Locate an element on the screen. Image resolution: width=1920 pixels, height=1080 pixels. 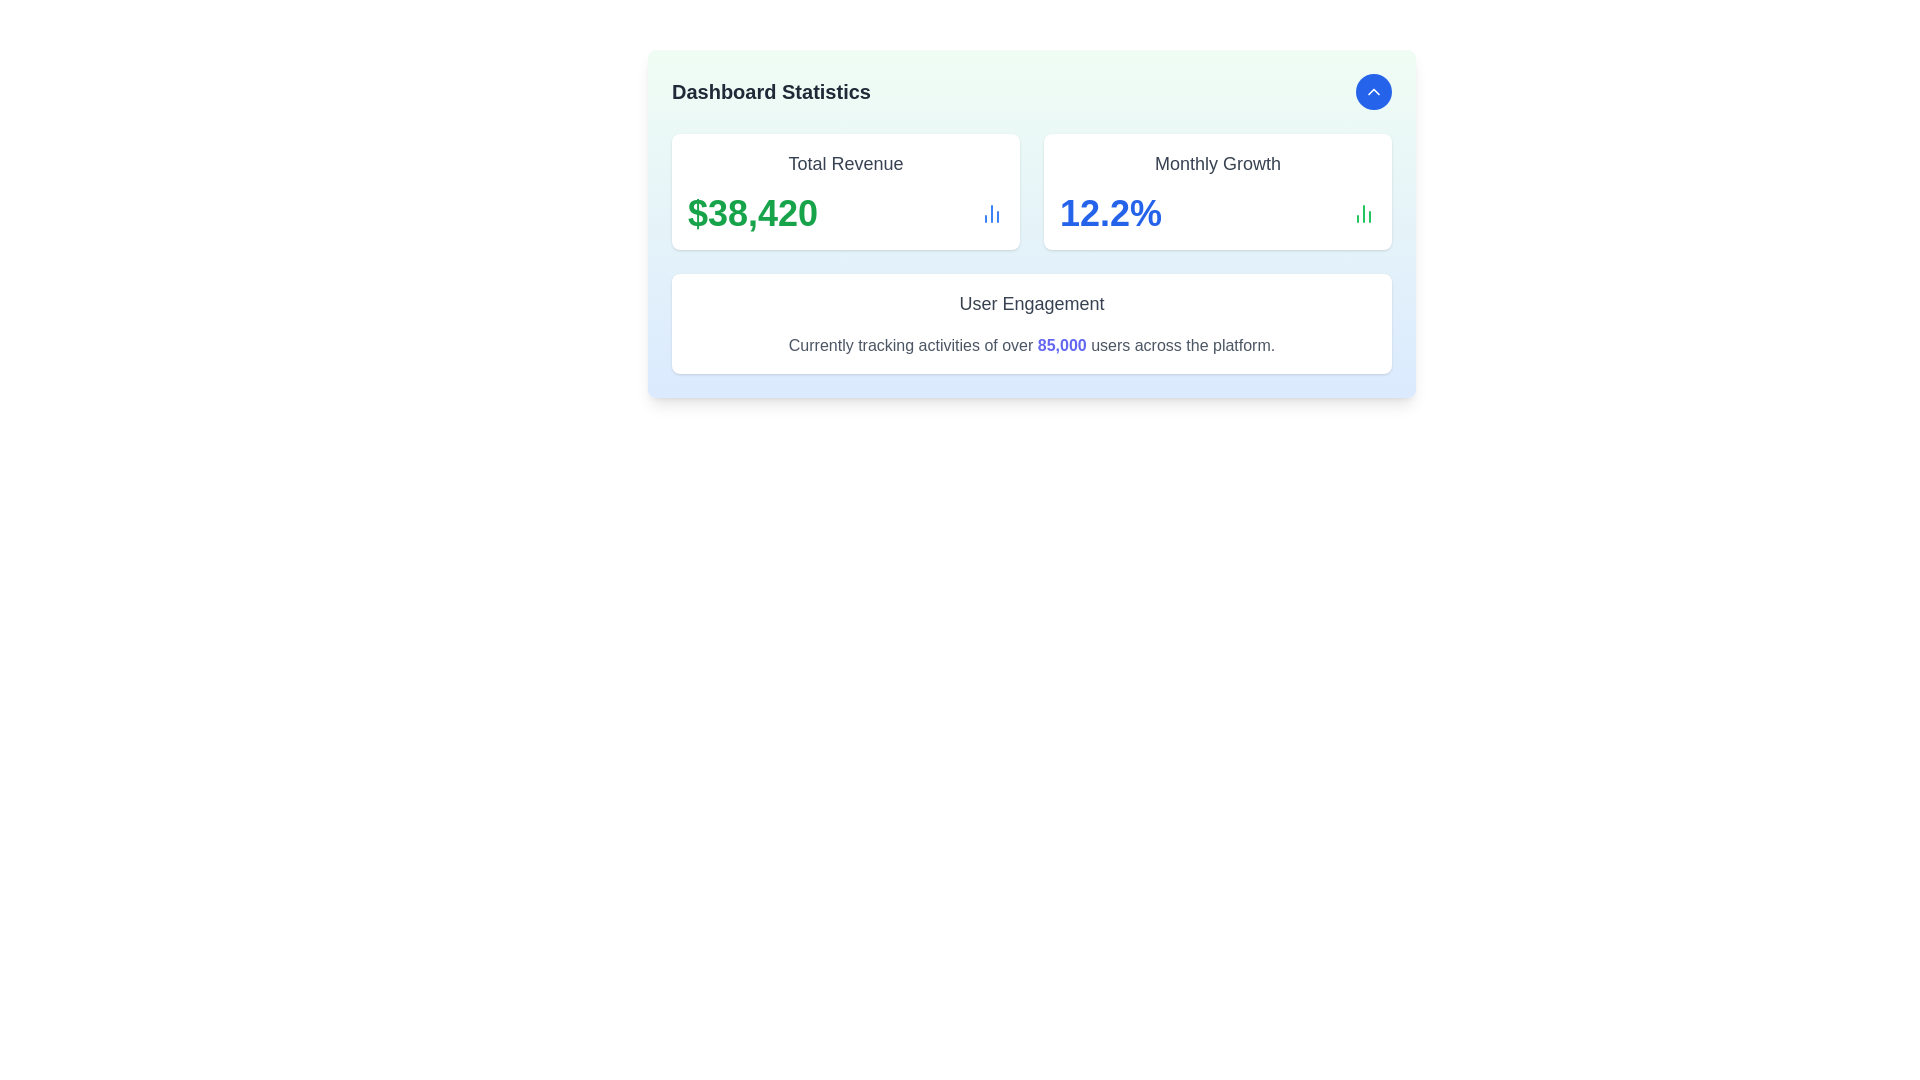
the prominent numerical display '12.2%' in bold, large, vibrant blue font located in the top-right section of the 'Monthly Growth' card module is located at coordinates (1110, 213).